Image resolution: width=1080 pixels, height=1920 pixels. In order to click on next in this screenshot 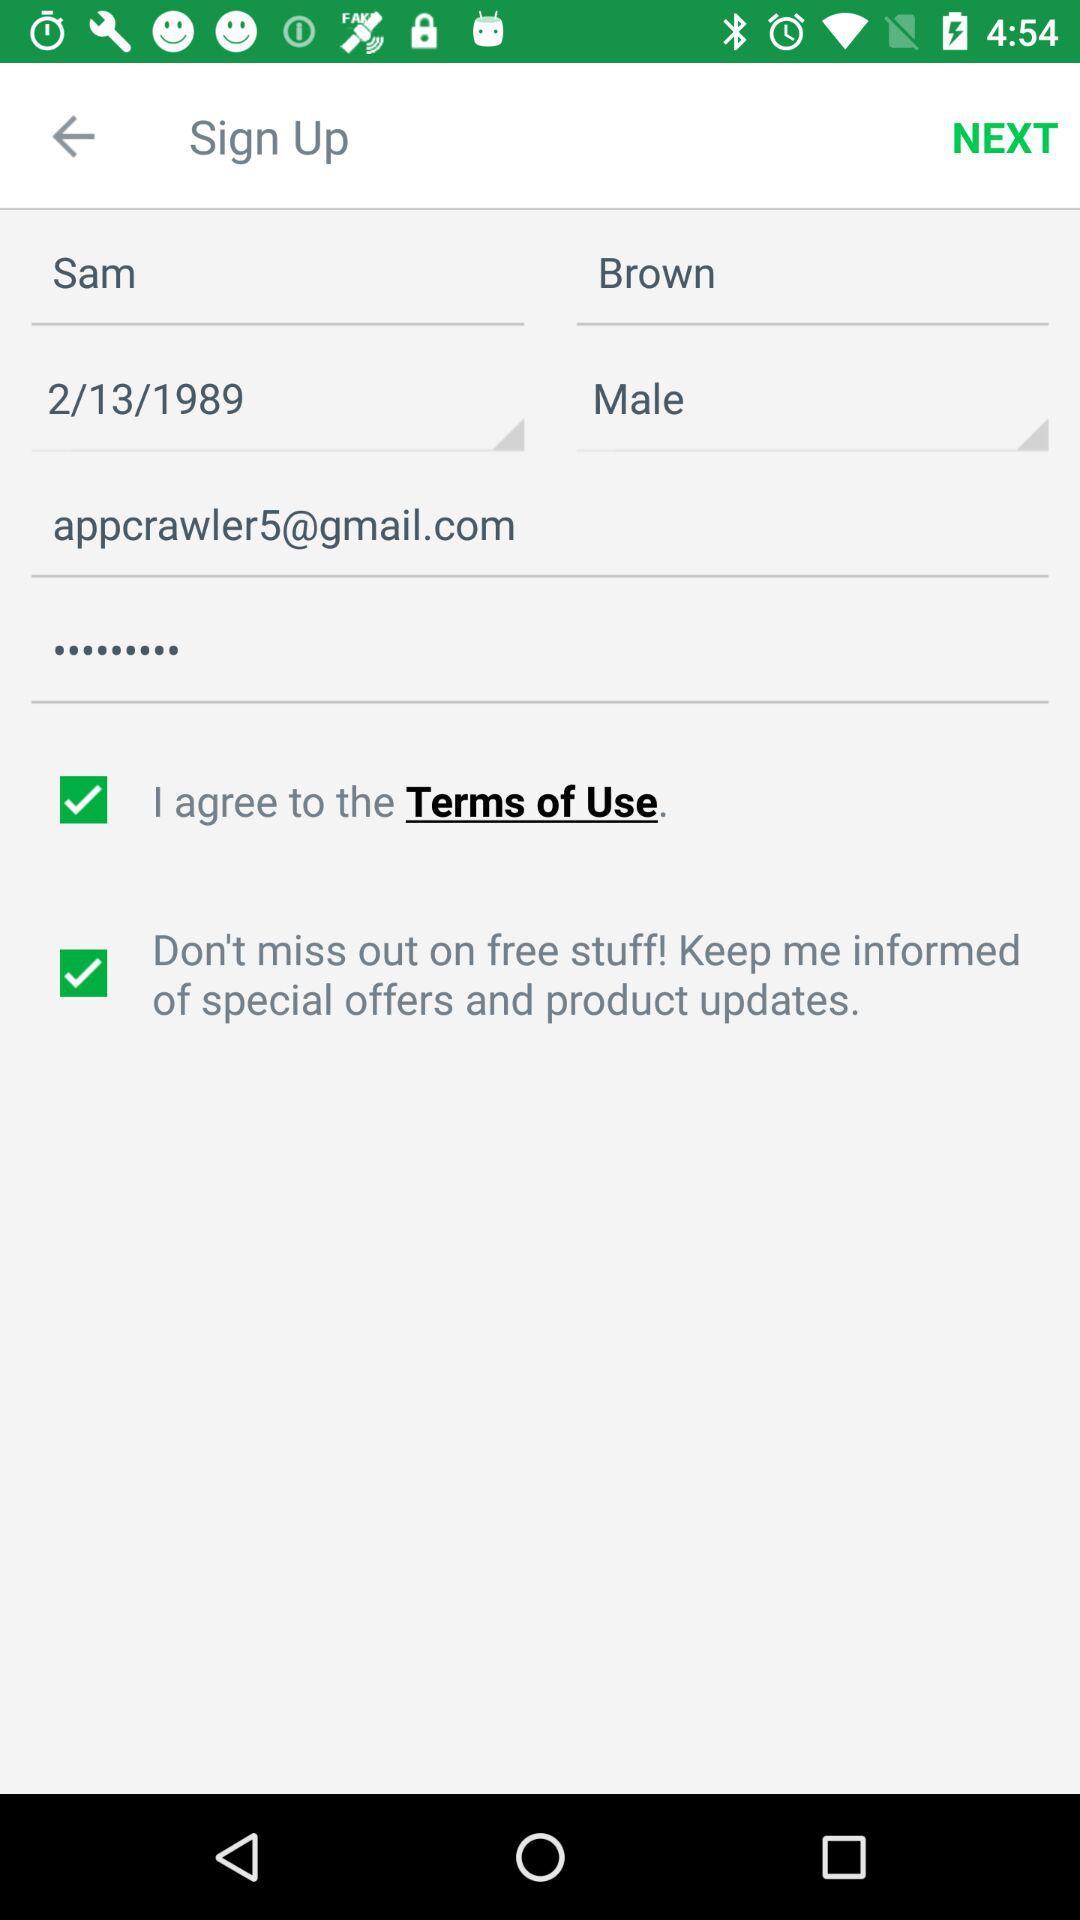, I will do `click(1005, 136)`.